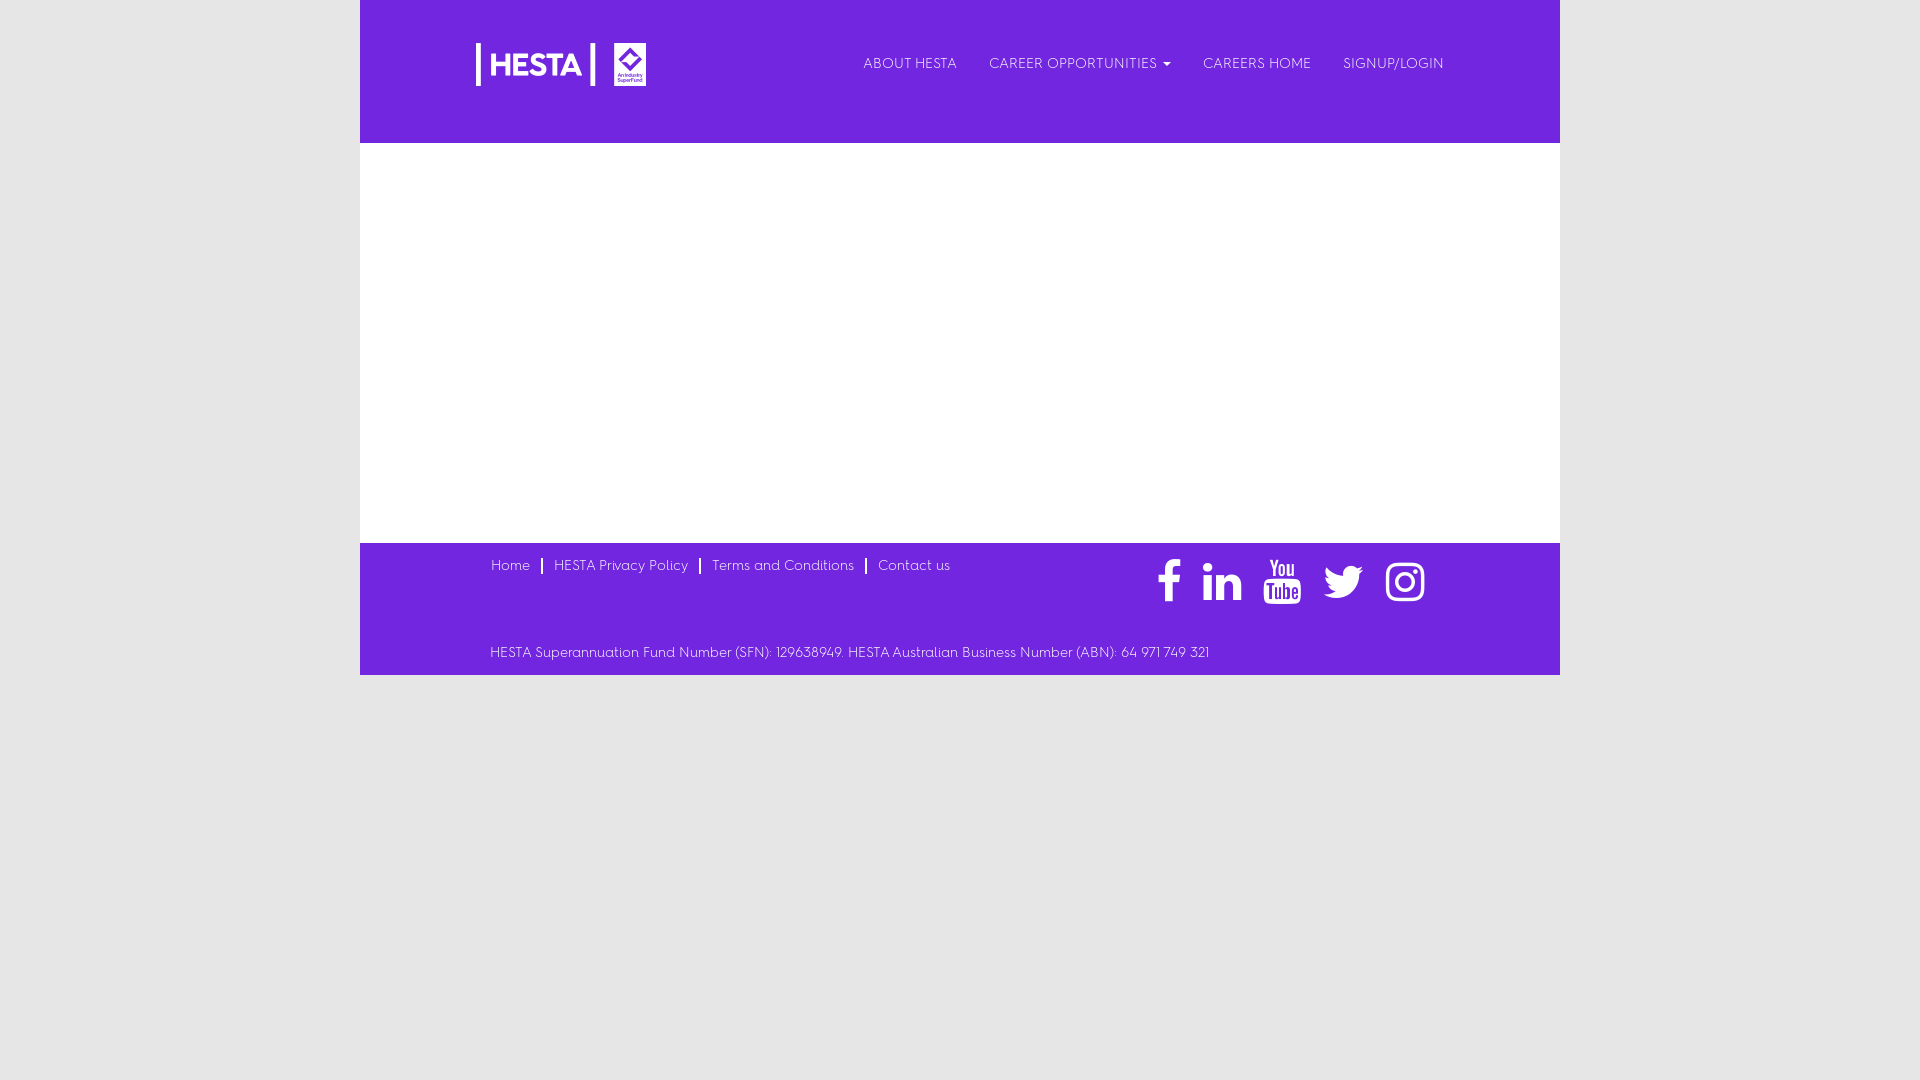  Describe the element at coordinates (619, 566) in the screenshot. I see `'HESTA Privacy Policy'` at that location.